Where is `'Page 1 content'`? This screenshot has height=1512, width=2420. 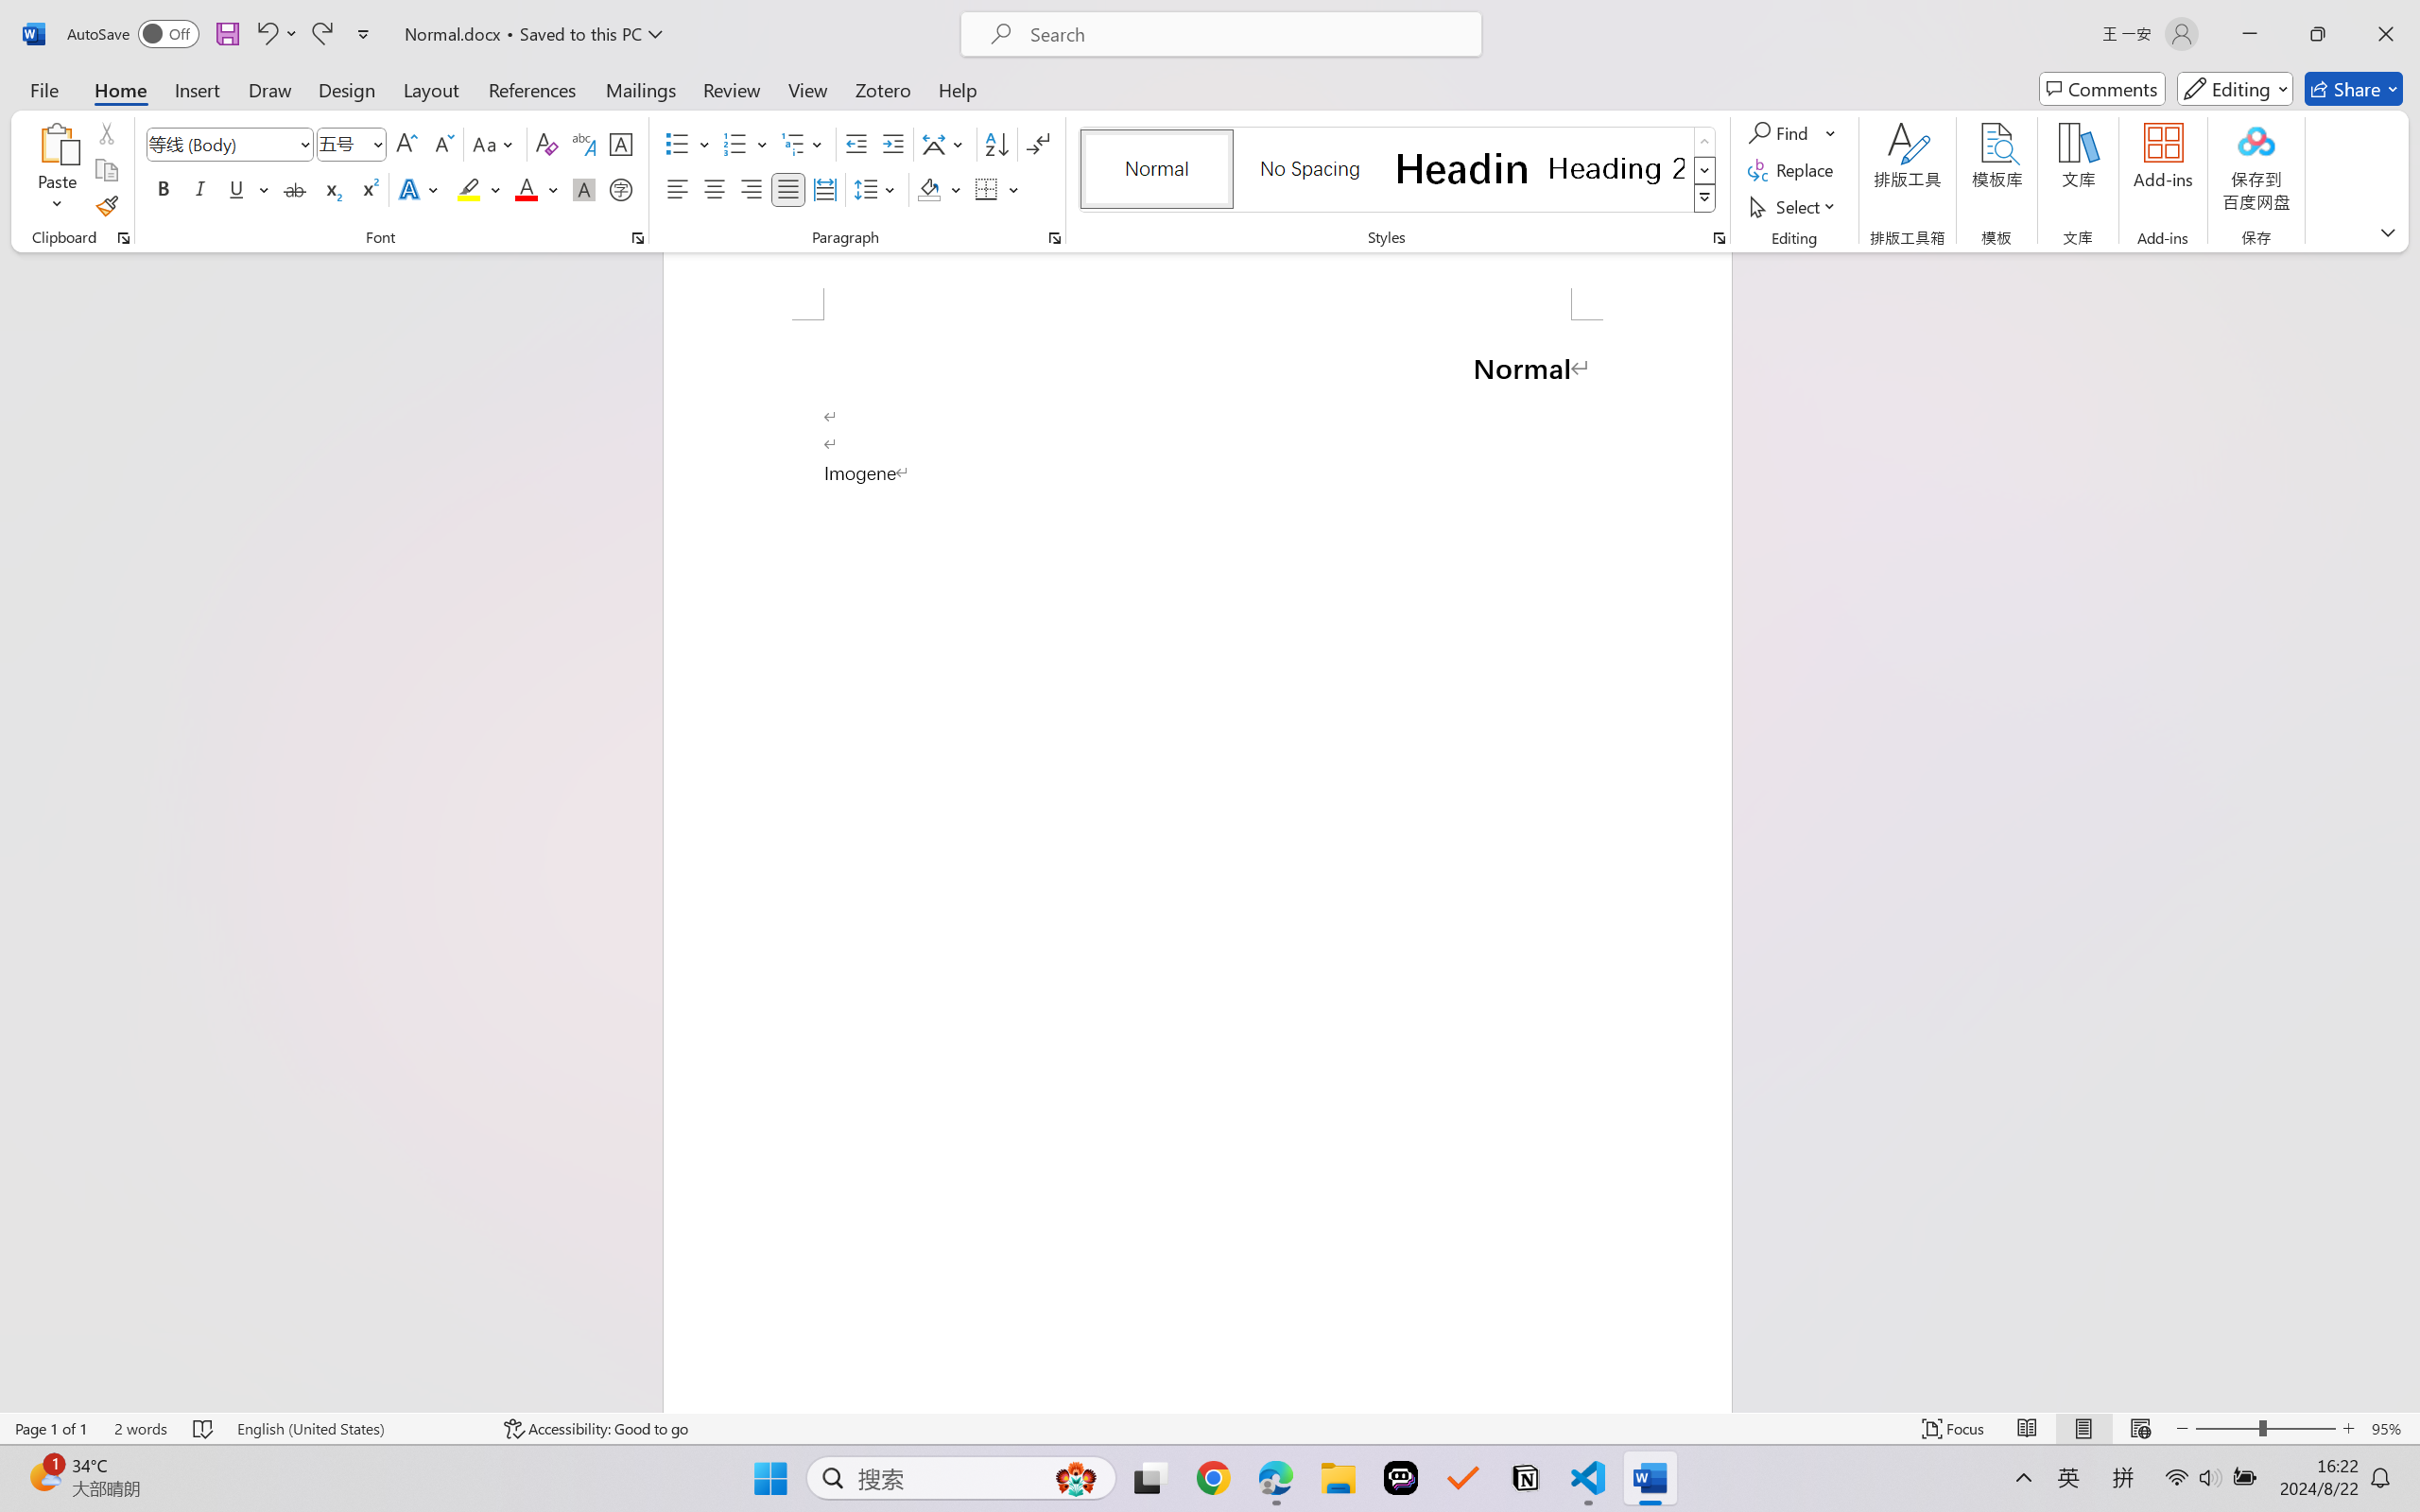 'Page 1 content' is located at coordinates (1197, 866).